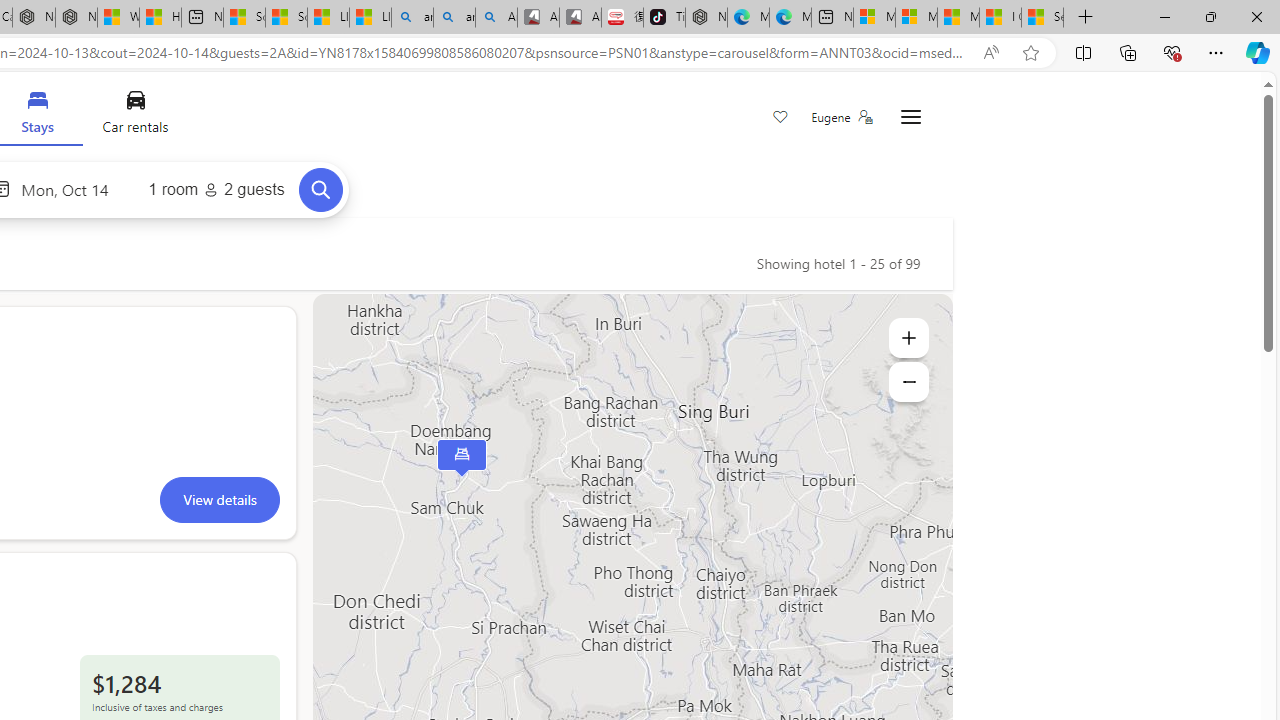 The width and height of the screenshot is (1280, 720). I want to click on 'View details', so click(219, 498).